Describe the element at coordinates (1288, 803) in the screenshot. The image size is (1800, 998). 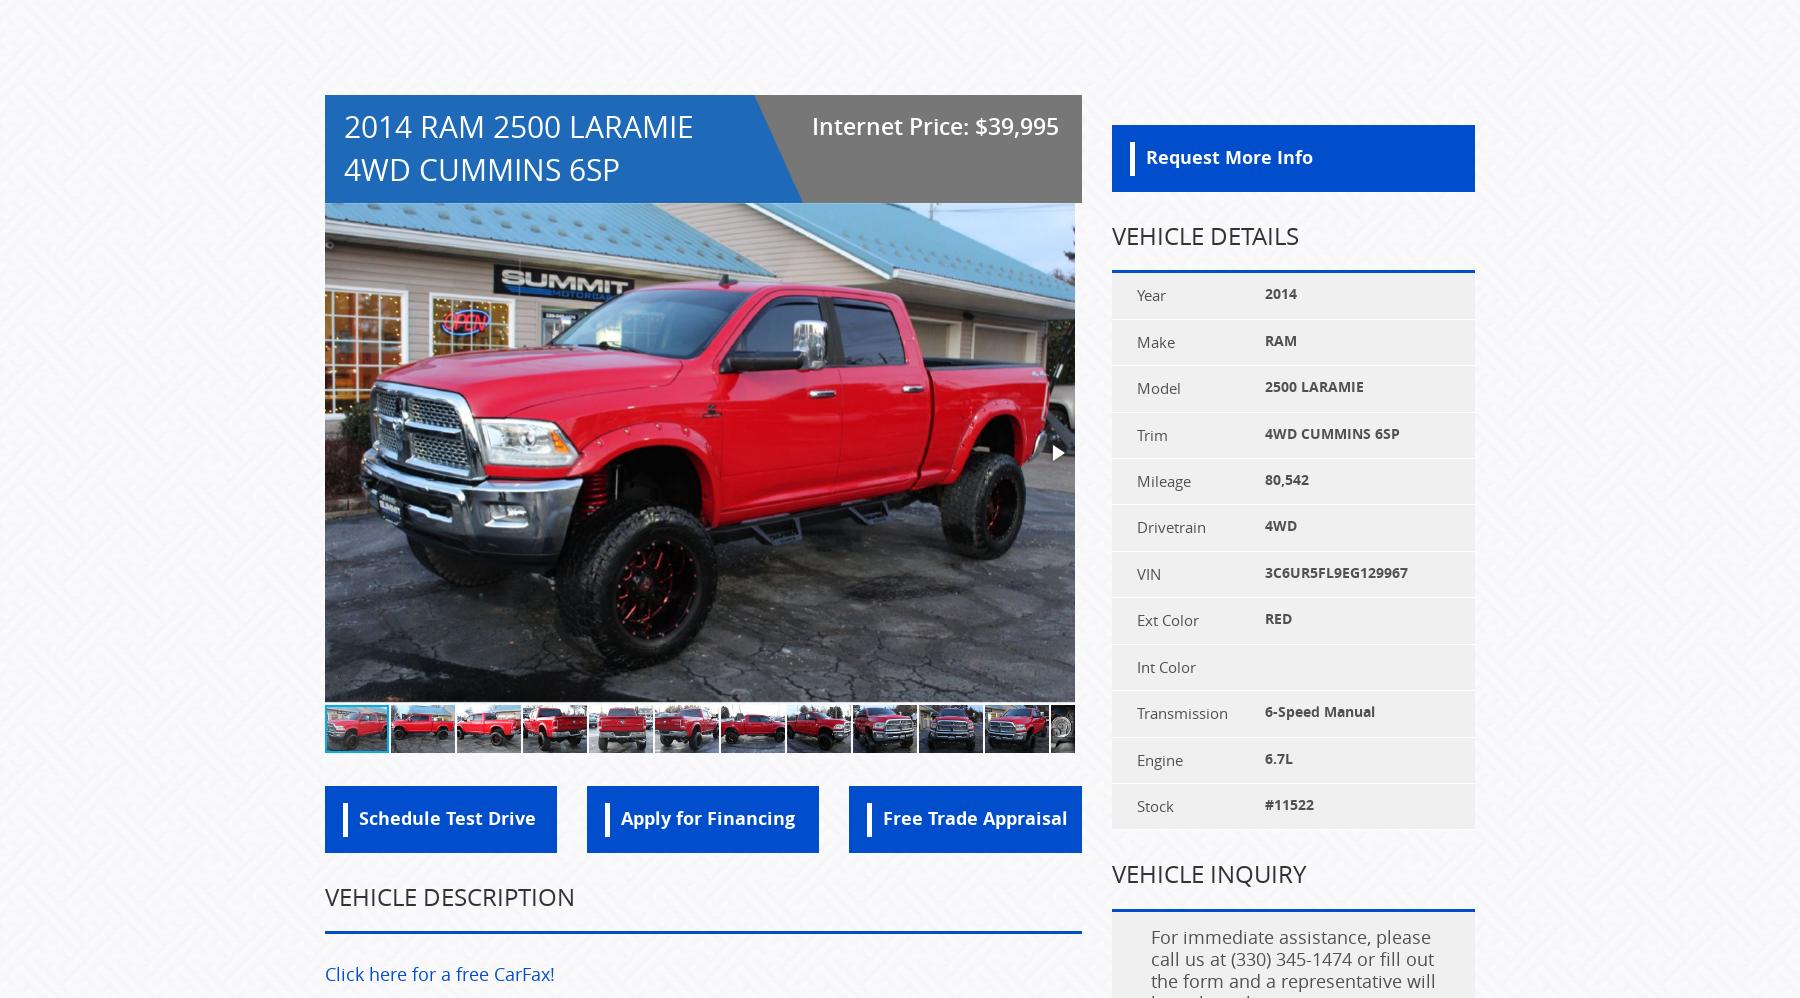
I see `'#11522'` at that location.